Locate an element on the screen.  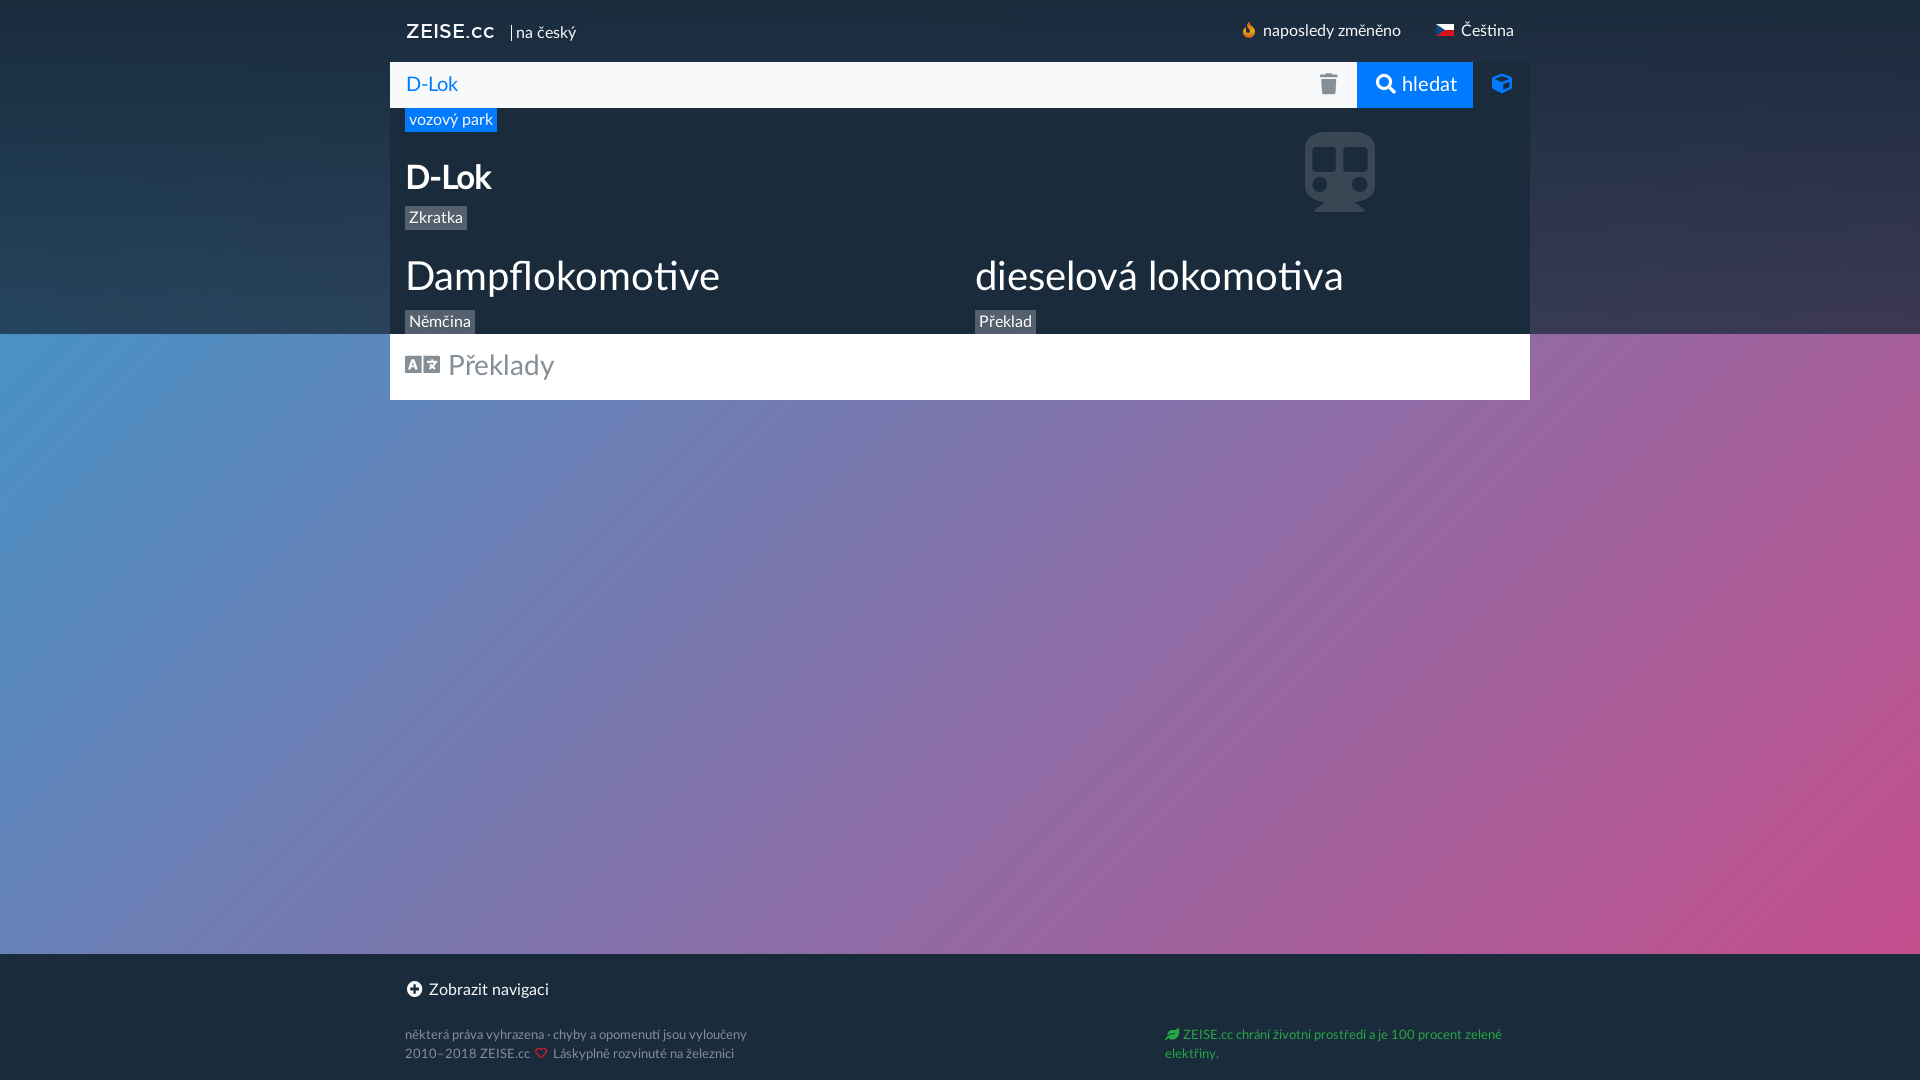
'hledat' is located at coordinates (1414, 83).